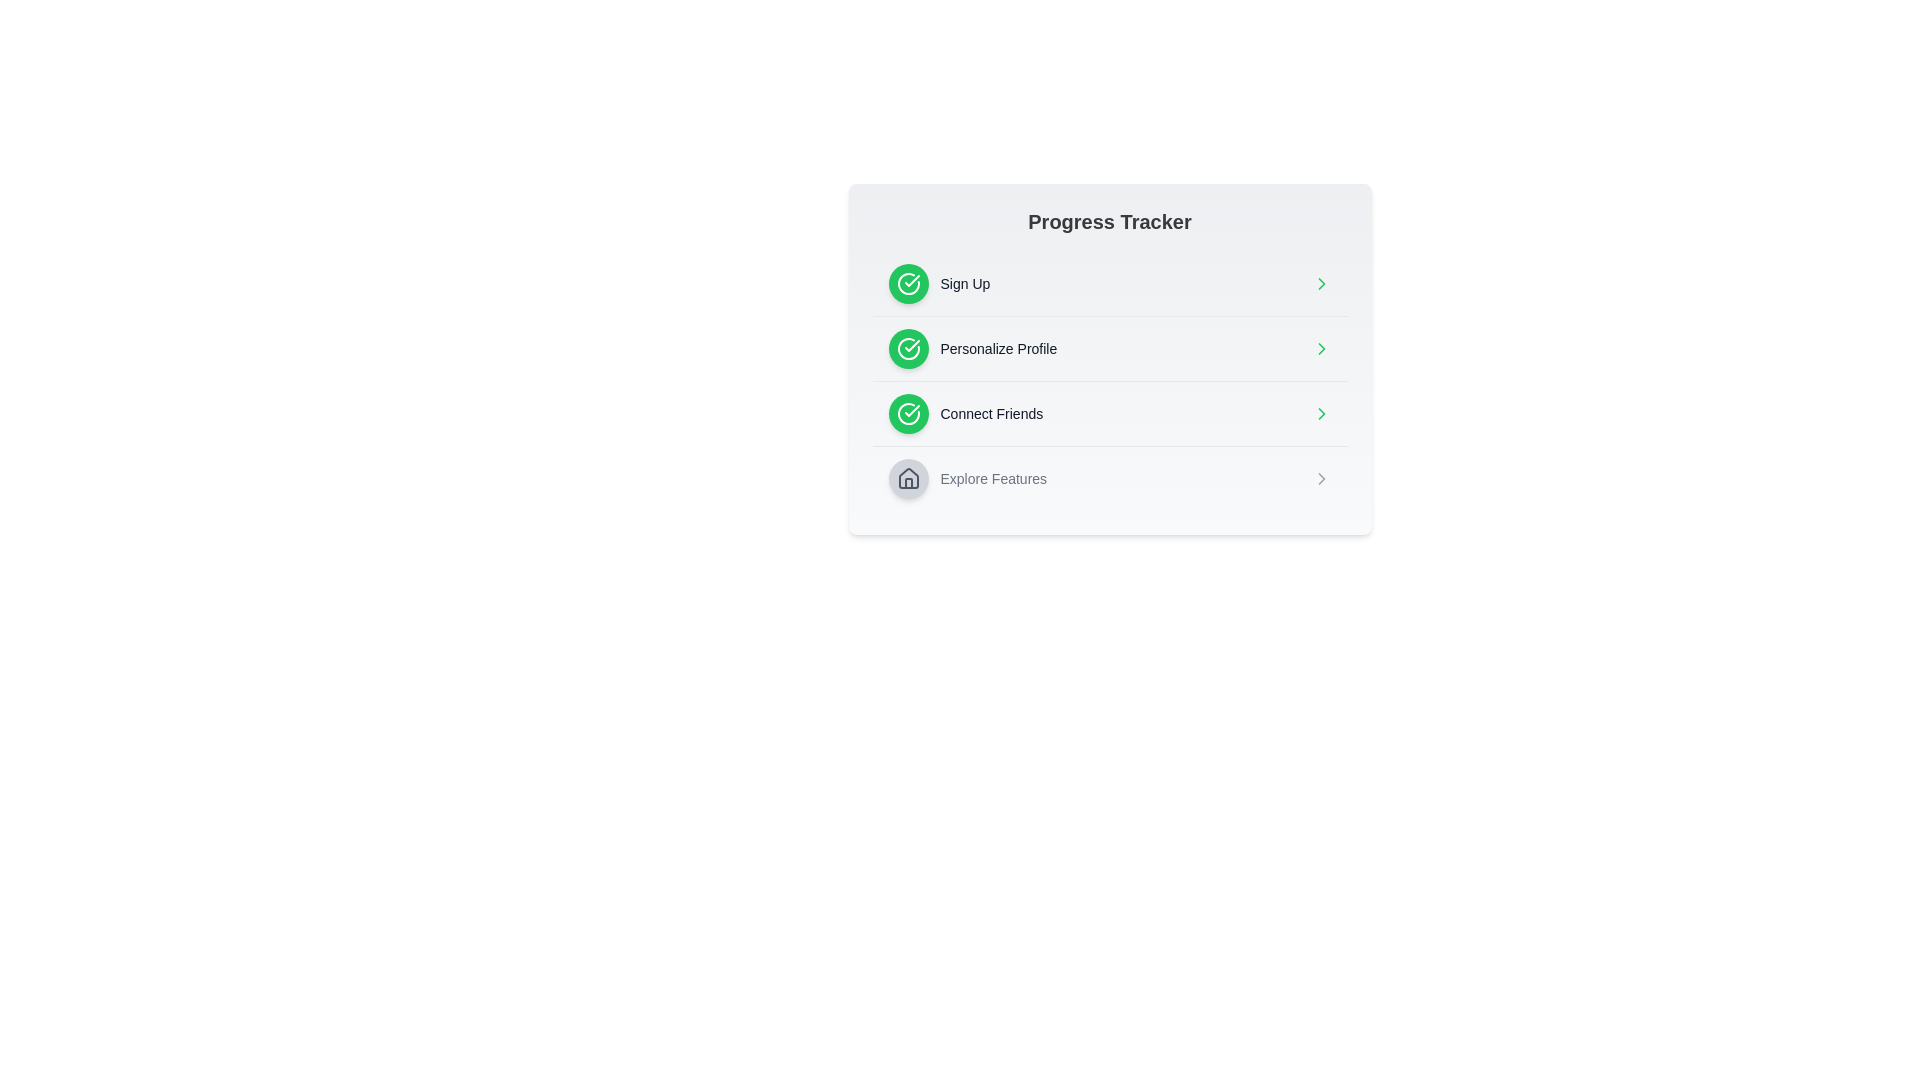  What do you see at coordinates (907, 412) in the screenshot?
I see `the Indicator Icon, which is a circular icon with a green background and a white checkmark, located on the third row of the 'Progress Tracker' panel` at bounding box center [907, 412].